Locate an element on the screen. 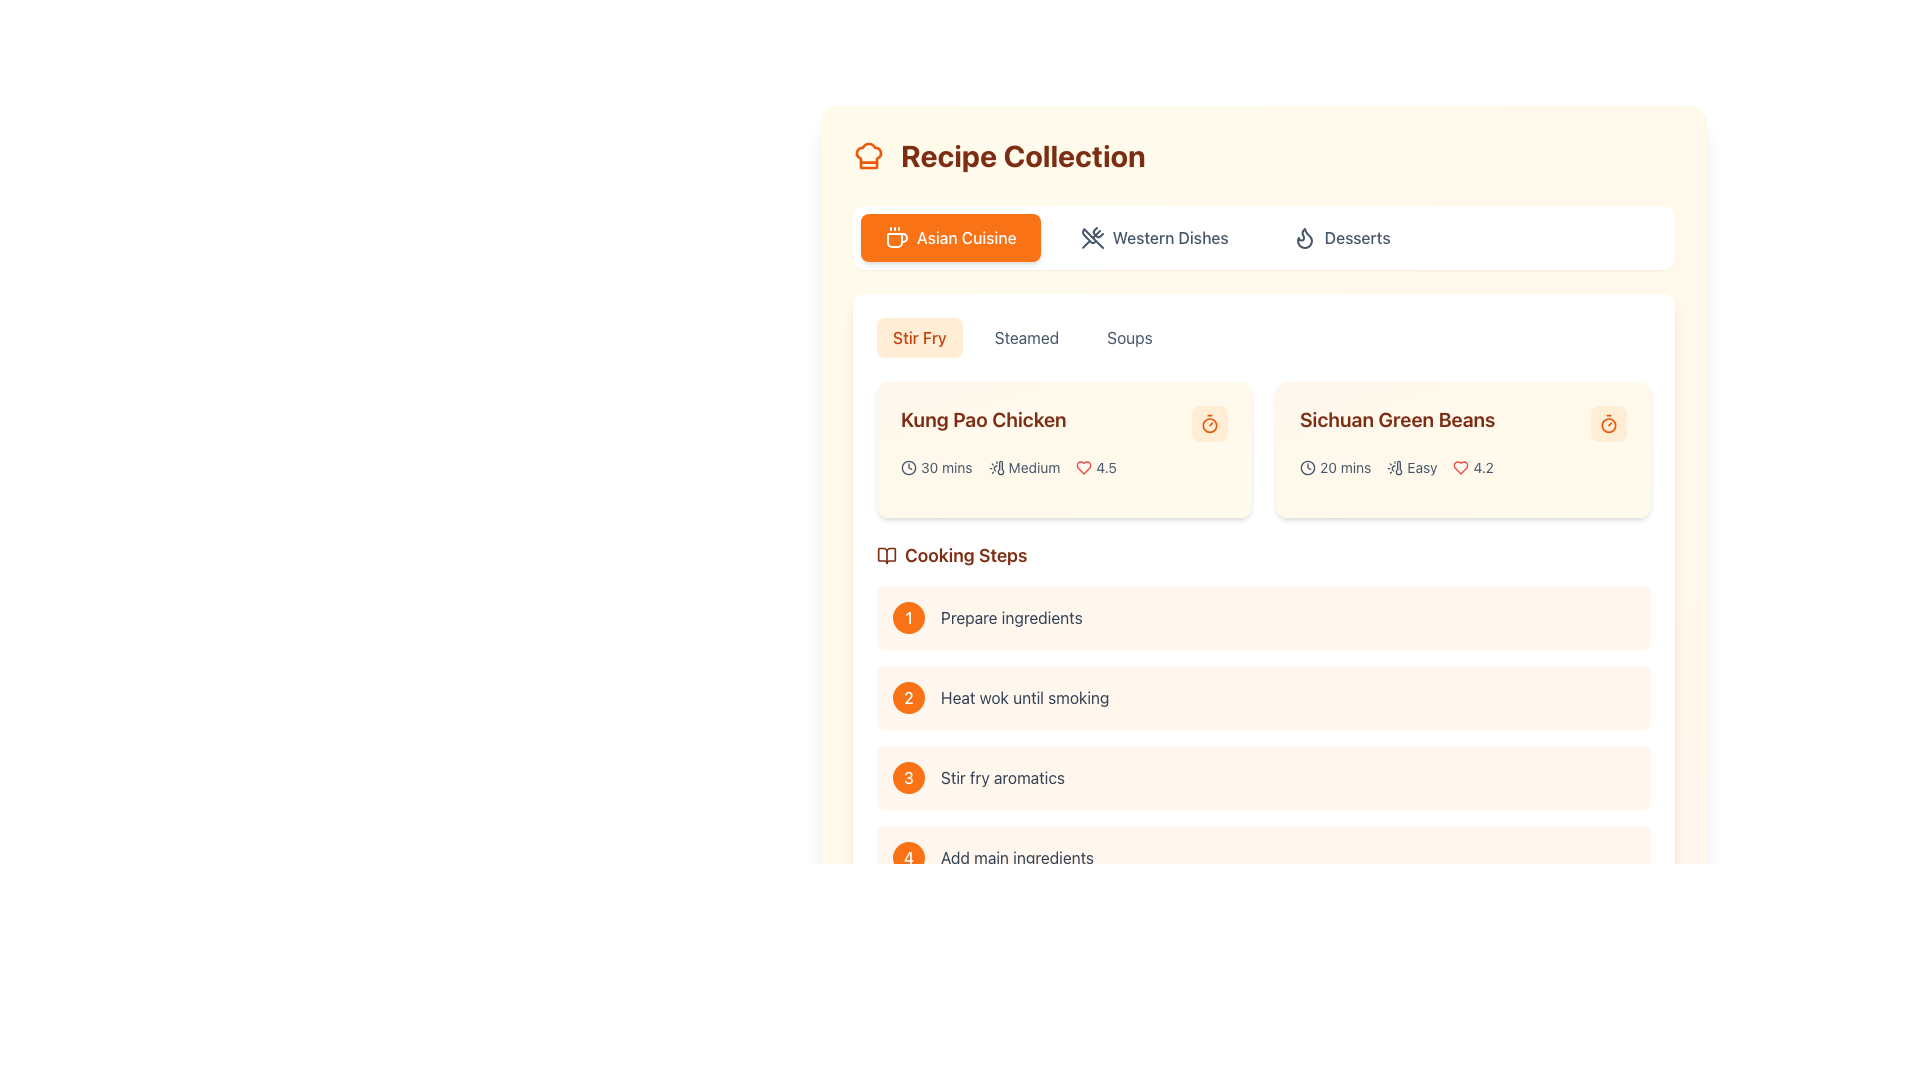 The width and height of the screenshot is (1920, 1080). the circular badge with an orange background and the white numeral '4', which is the step number indicator located to the left of the text 'Add main ingredients' in the Cooking Steps section is located at coordinates (907, 856).